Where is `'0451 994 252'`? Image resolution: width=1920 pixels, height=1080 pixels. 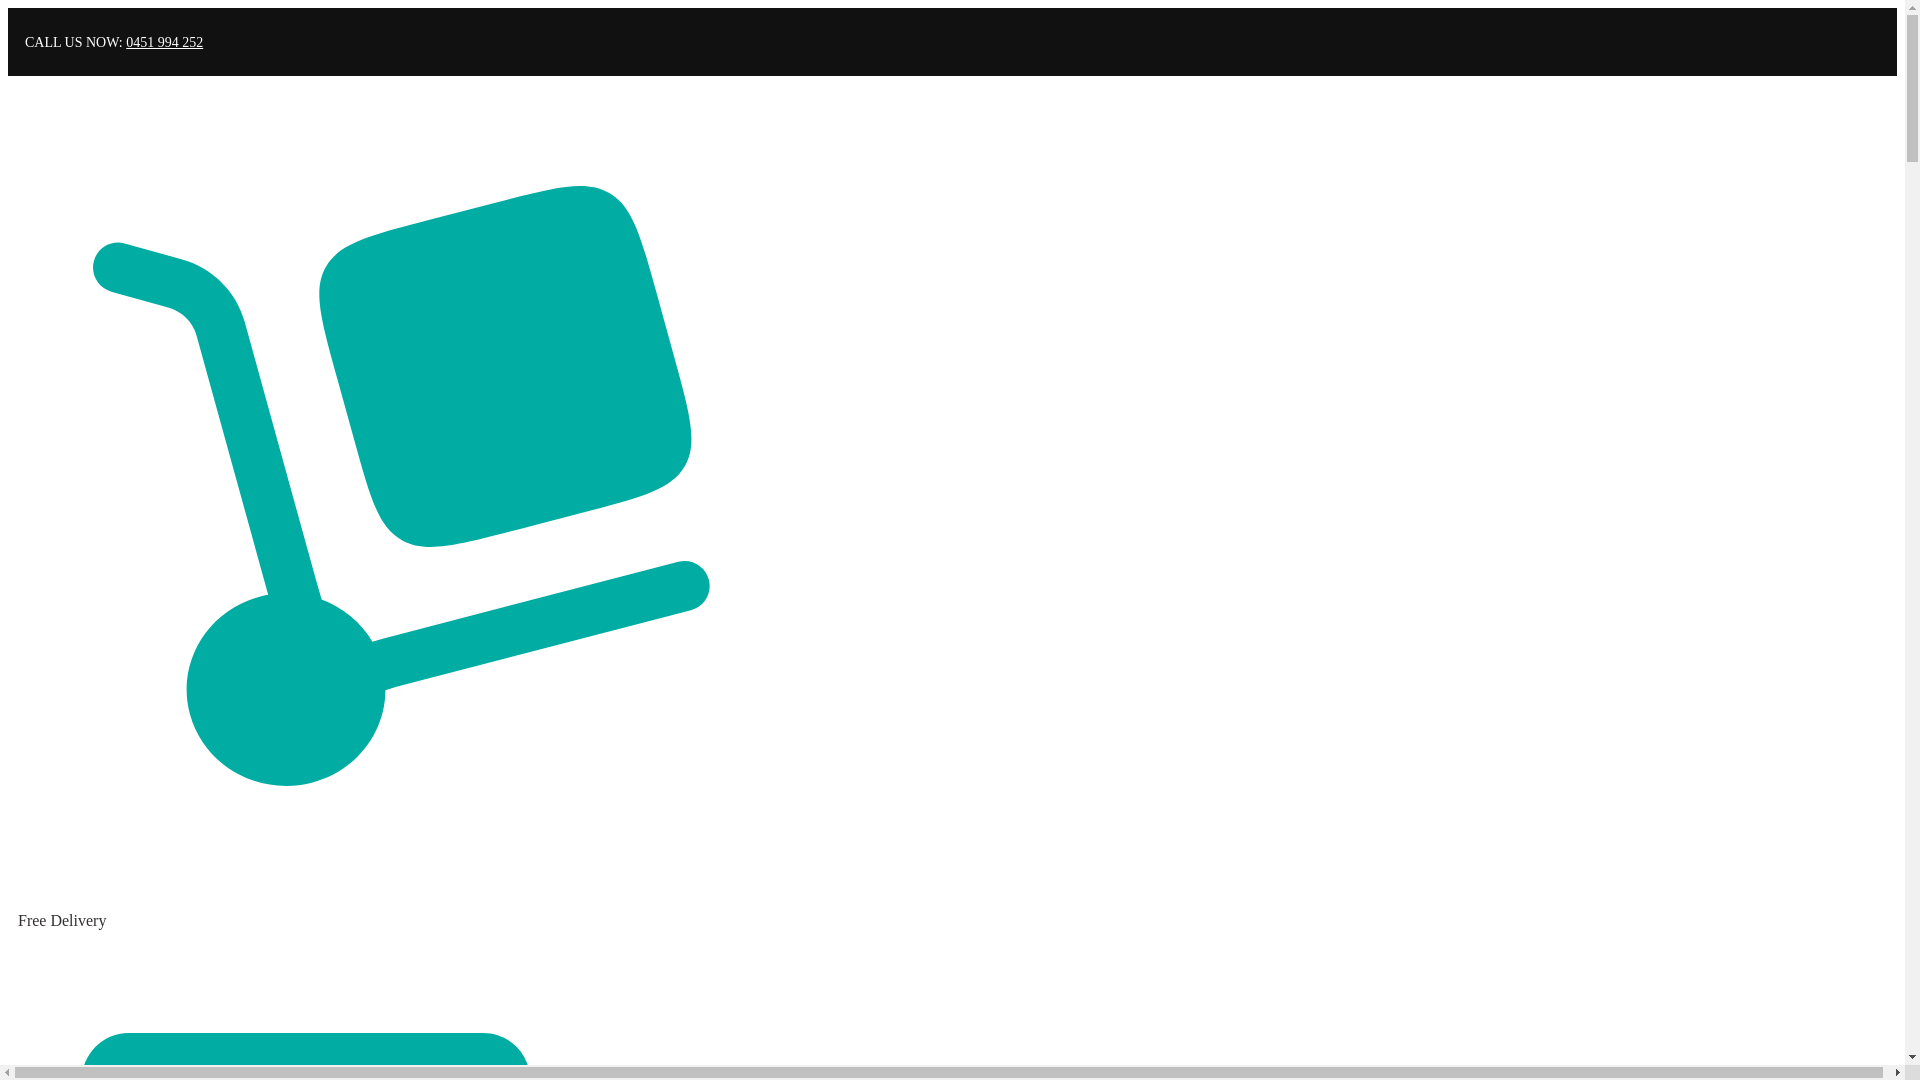
'0451 994 252' is located at coordinates (164, 42).